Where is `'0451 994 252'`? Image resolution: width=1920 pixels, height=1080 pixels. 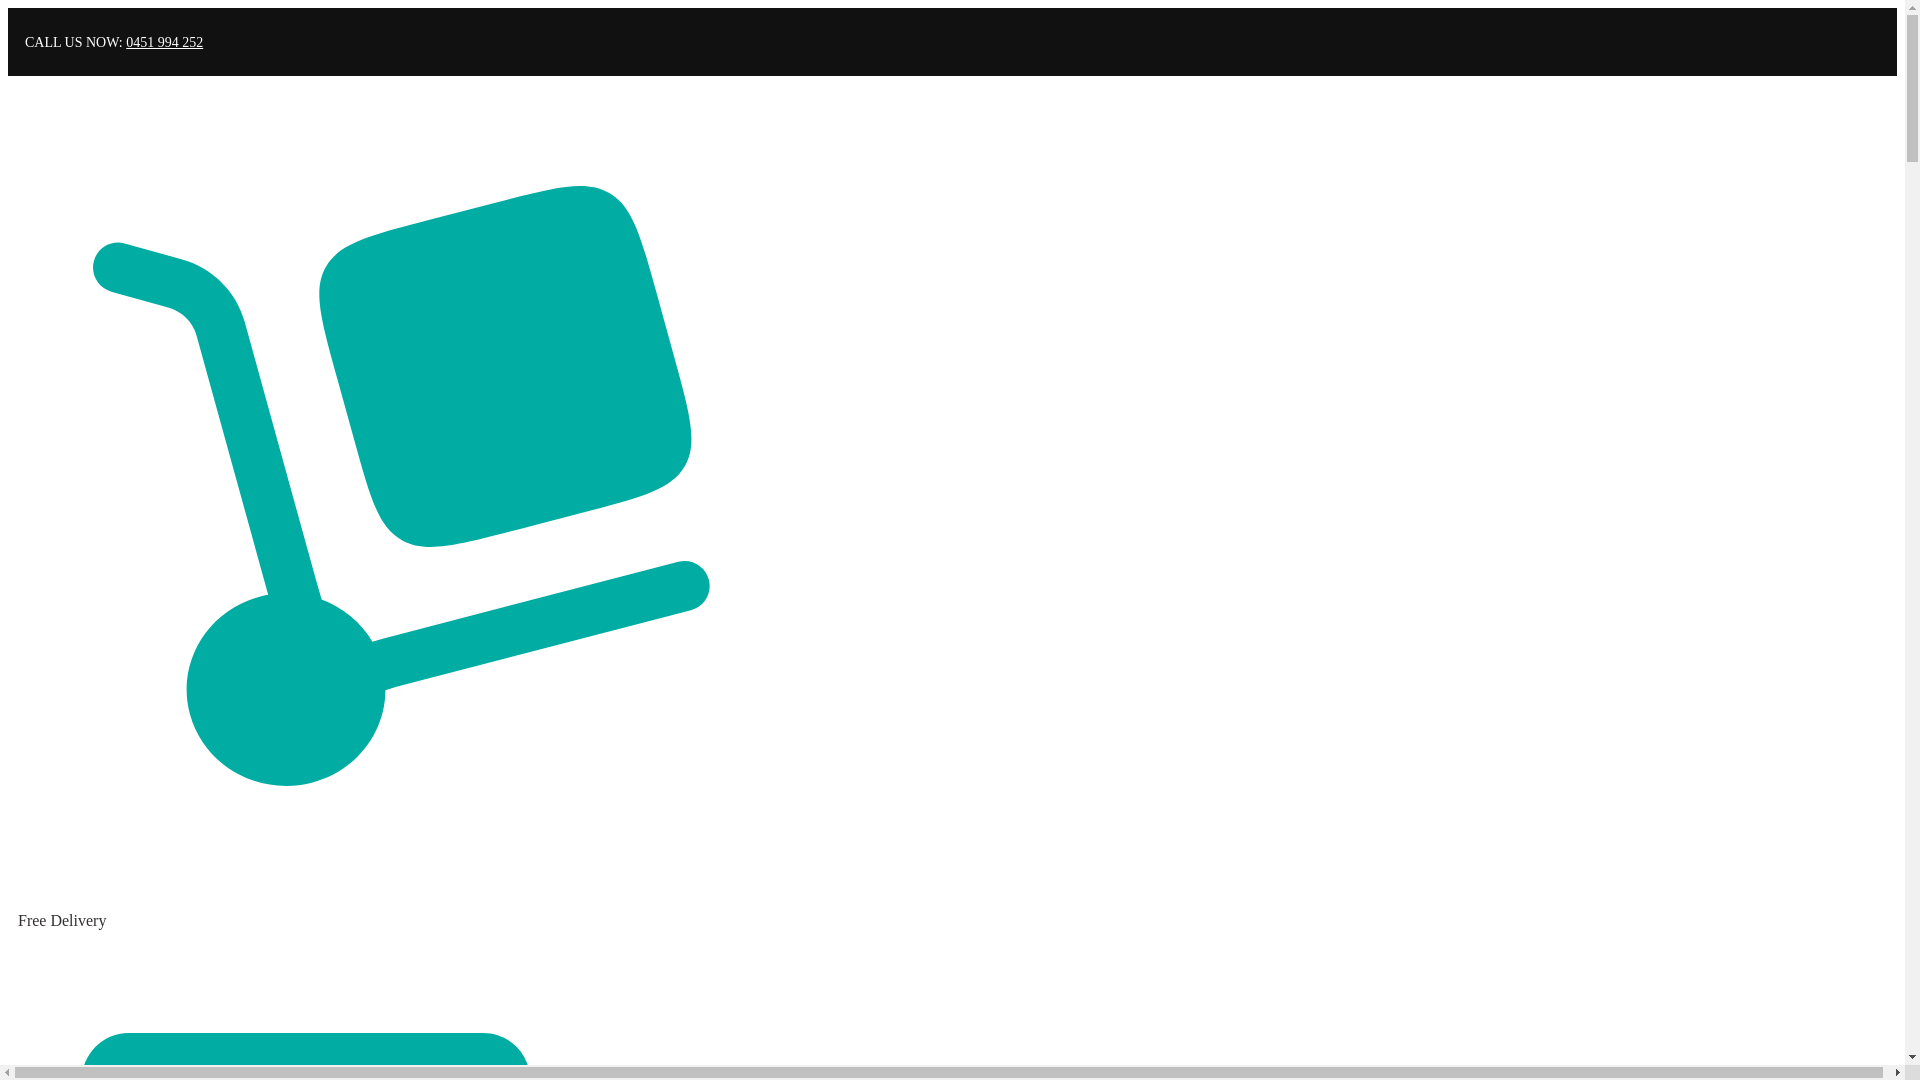
'0451 994 252' is located at coordinates (164, 42).